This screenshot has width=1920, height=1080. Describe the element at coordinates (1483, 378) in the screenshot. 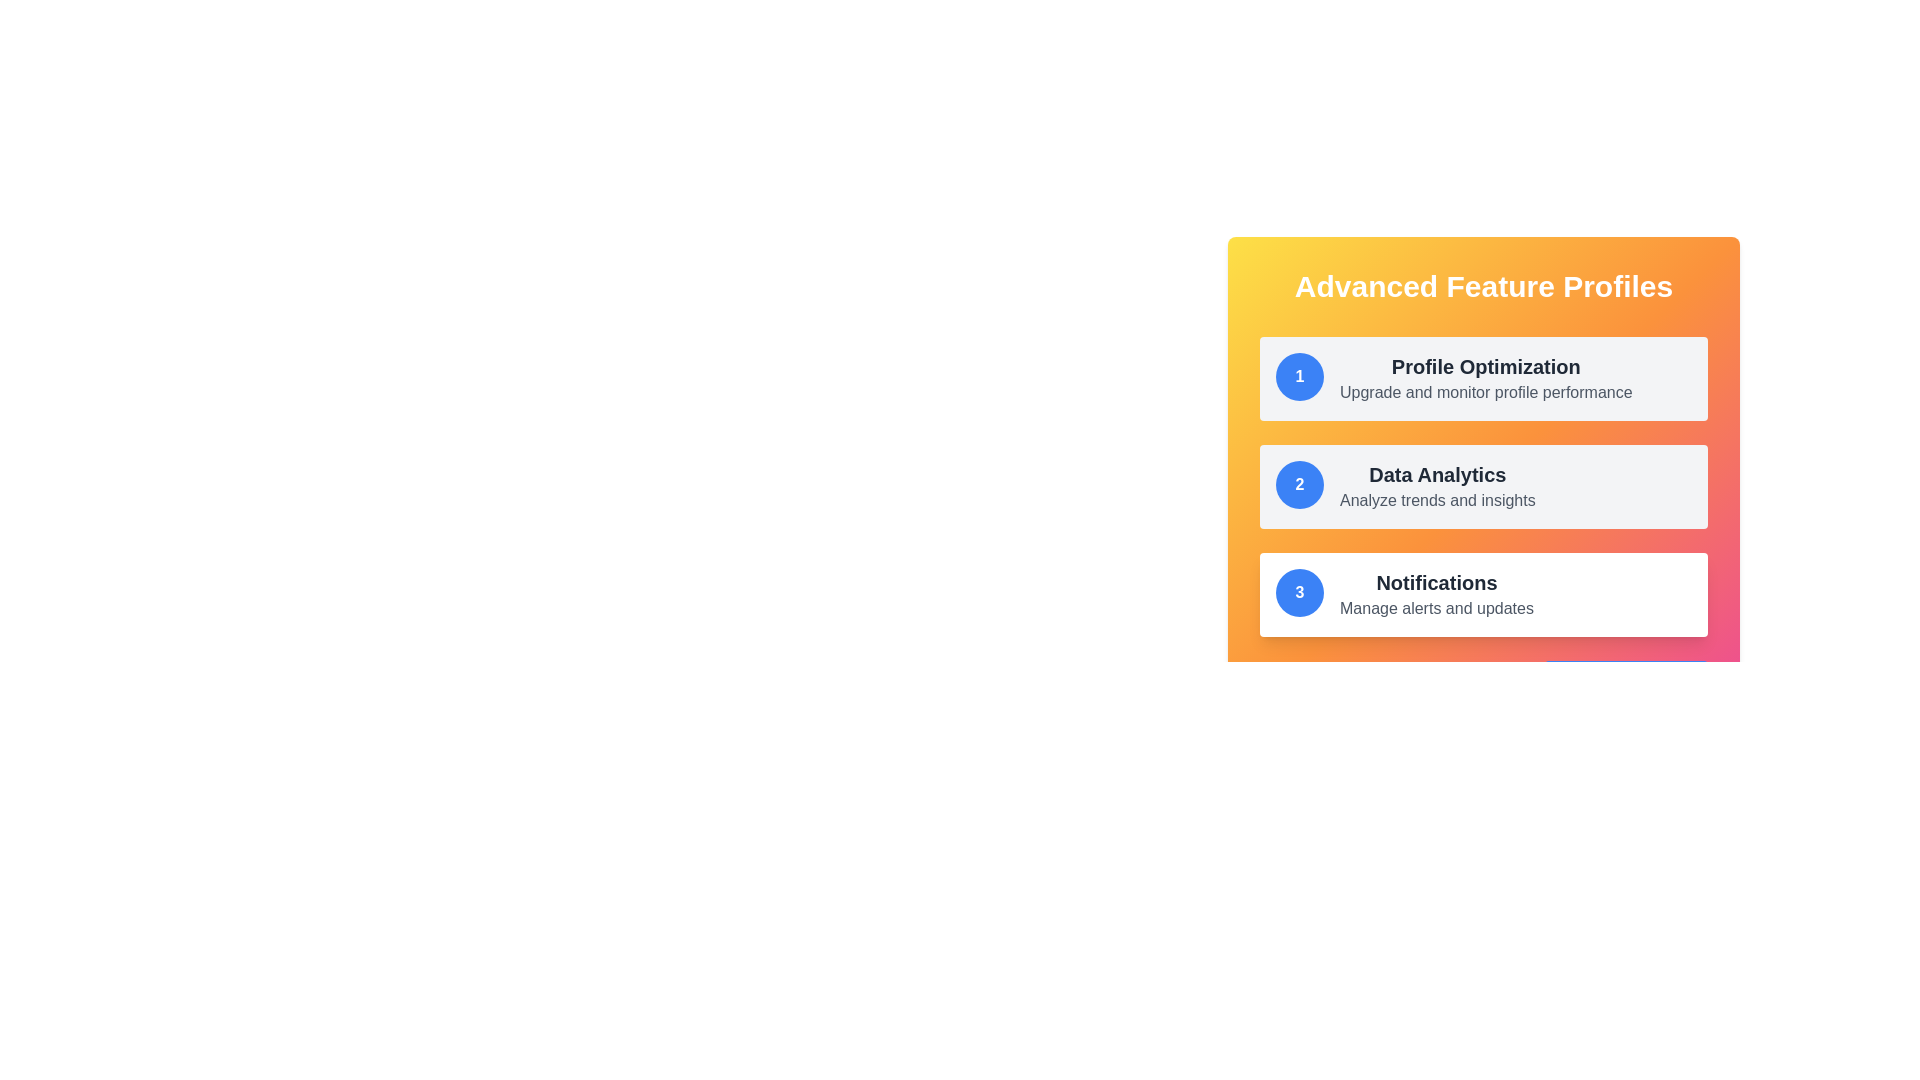

I see `the first card in the 'Advanced Feature Profiles' section, which has a rounded light-gray background and displays a blue circle with the number '1', along with the text 'Profile Optimization' and its description` at that location.